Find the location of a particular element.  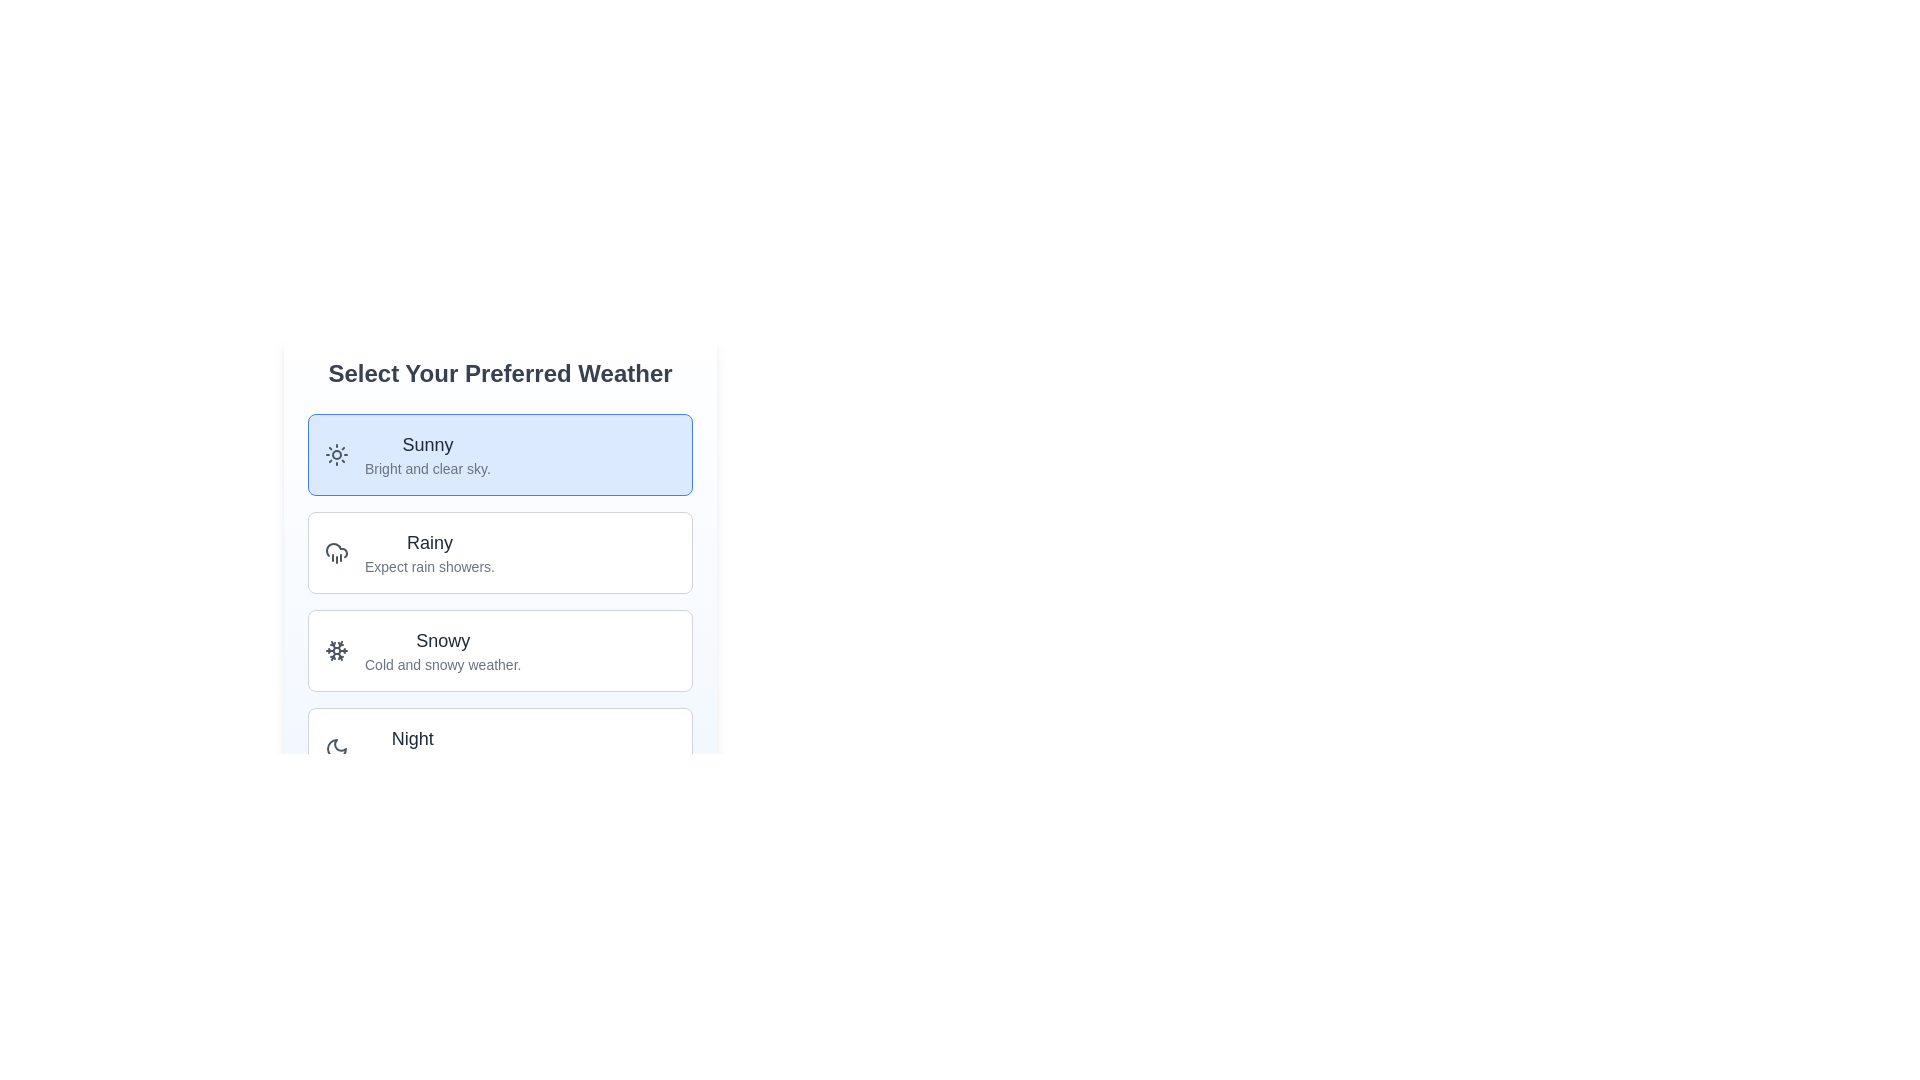

the text label indicating nighttime weather conditions, located at the bottom of the weather options list, above the descriptive text 'Clear night sky.' is located at coordinates (411, 739).